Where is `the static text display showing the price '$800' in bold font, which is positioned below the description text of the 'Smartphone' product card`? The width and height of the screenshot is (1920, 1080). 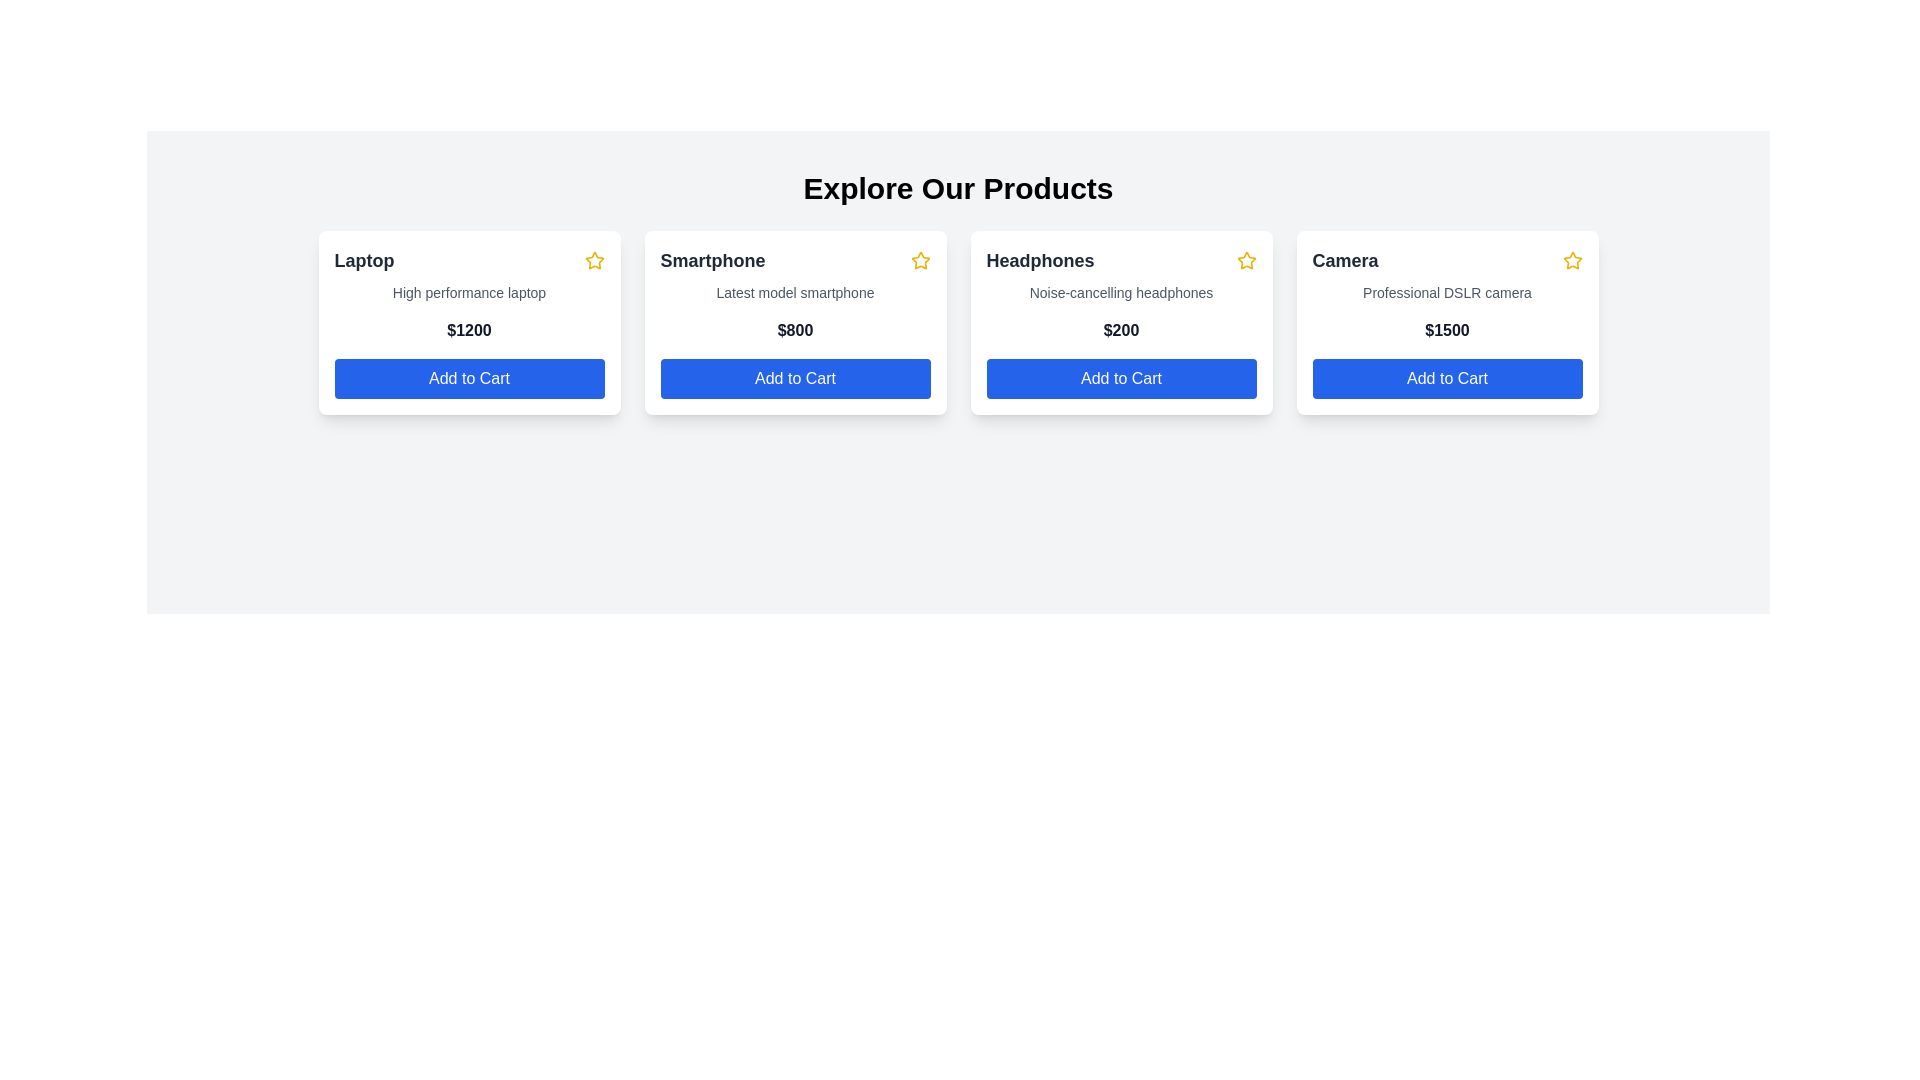
the static text display showing the price '$800' in bold font, which is positioned below the description text of the 'Smartphone' product card is located at coordinates (794, 330).